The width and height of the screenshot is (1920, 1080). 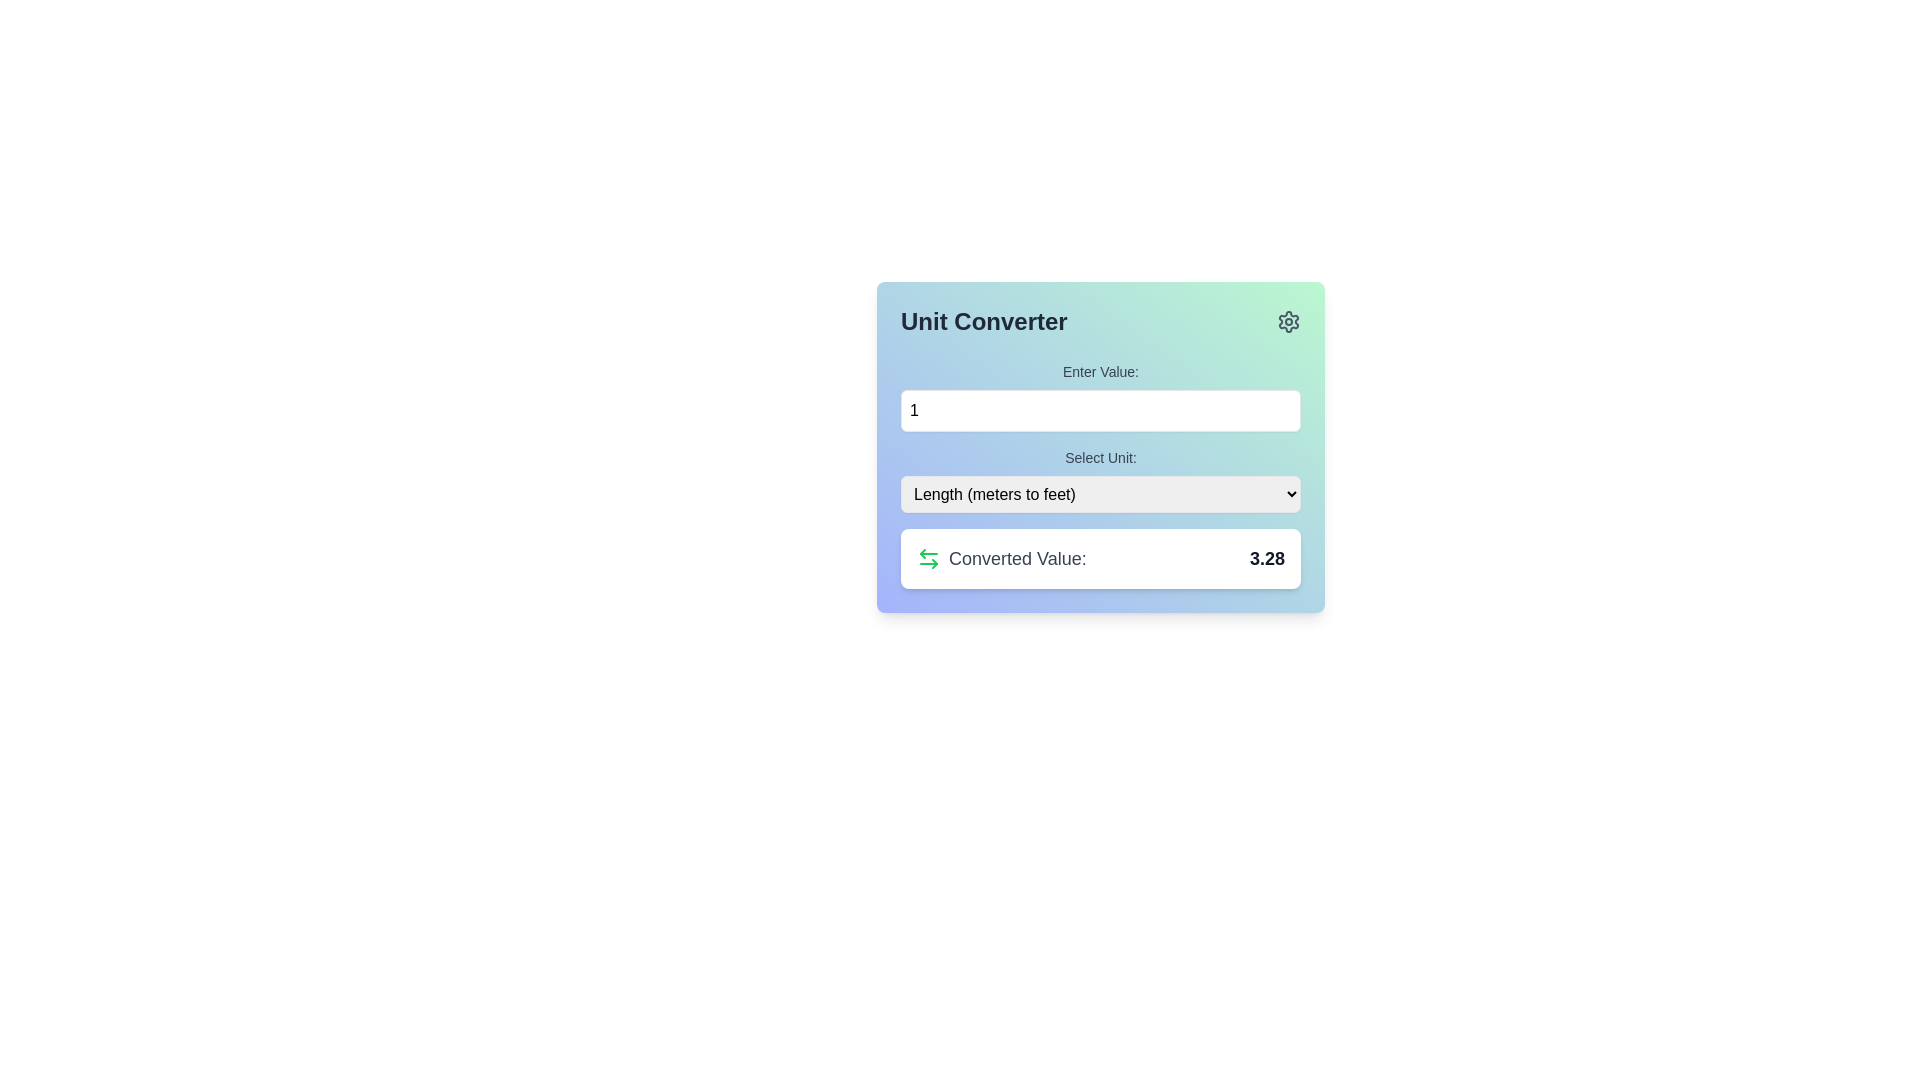 I want to click on the gear-shaped icon located in the top-right corner of the Unit Converter interface, so click(x=1289, y=320).